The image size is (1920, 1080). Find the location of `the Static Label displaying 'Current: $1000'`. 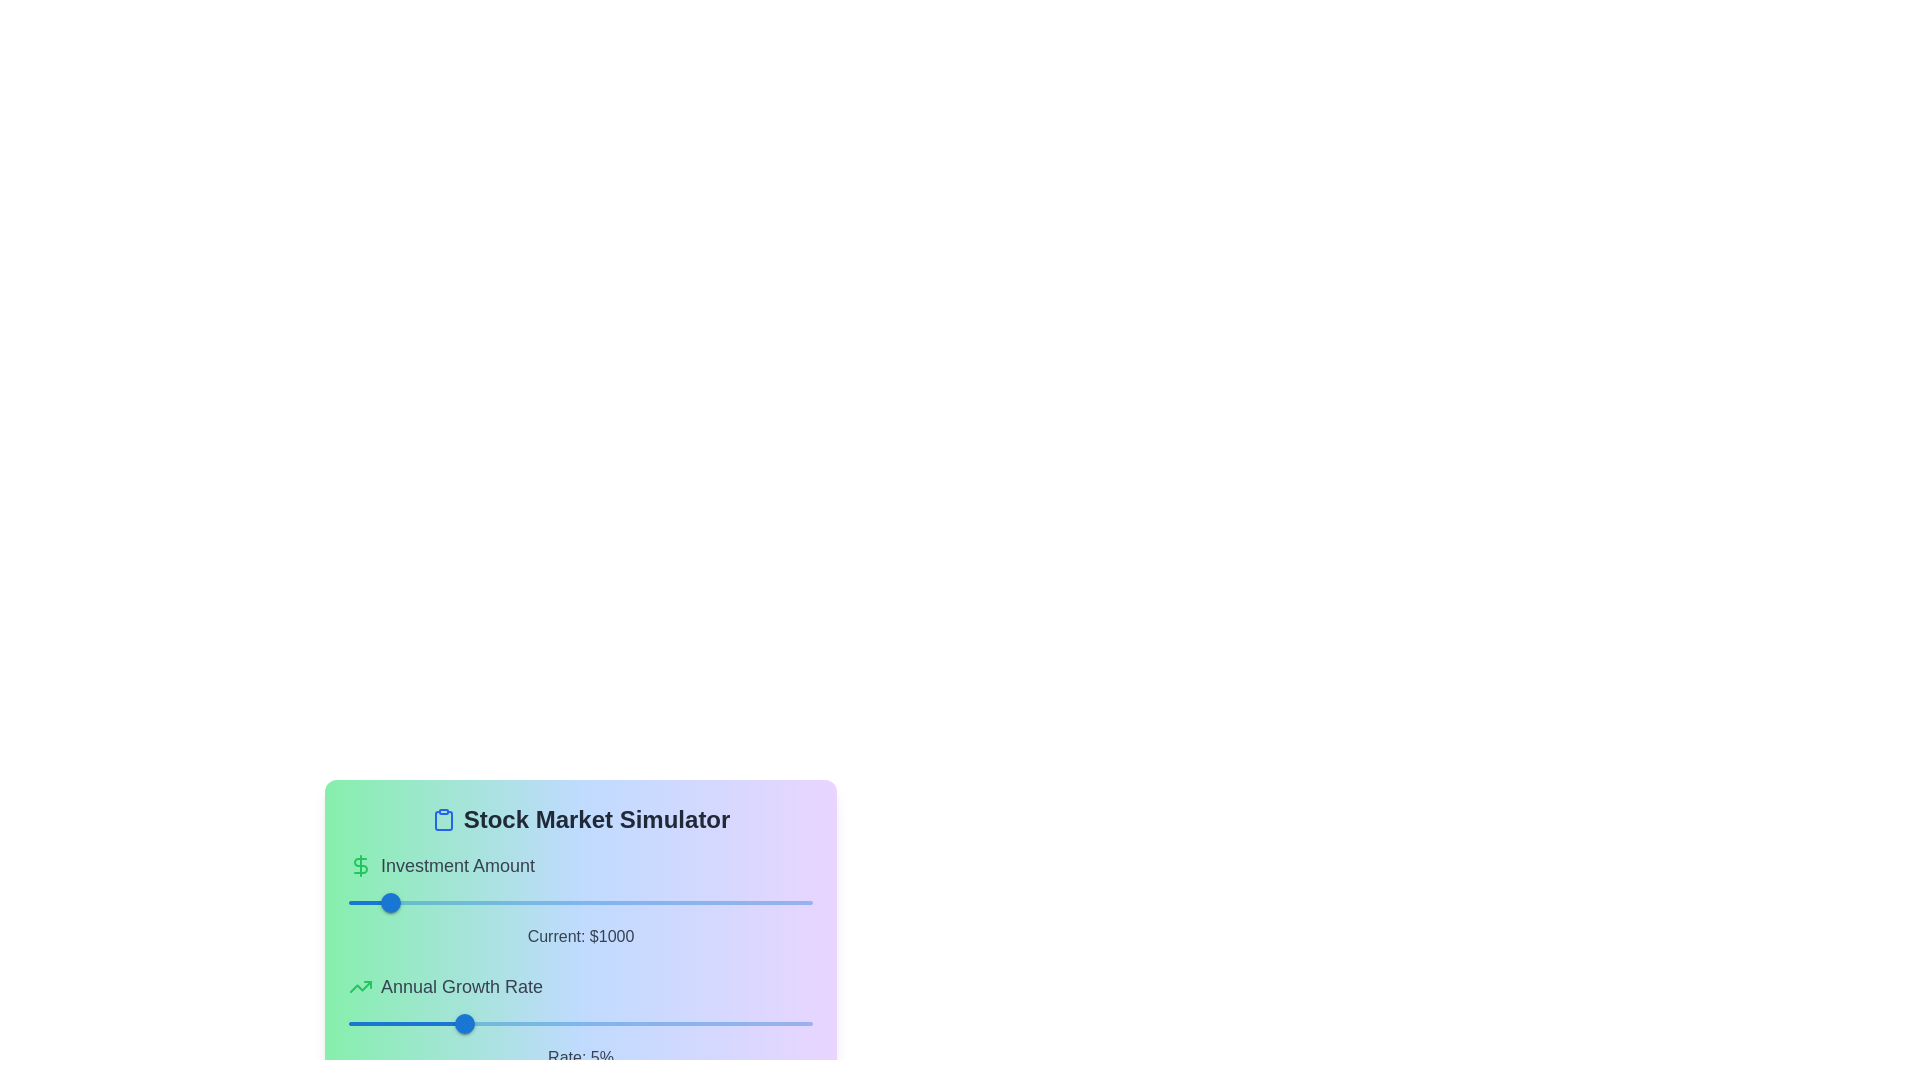

the Static Label displaying 'Current: $1000' is located at coordinates (579, 937).